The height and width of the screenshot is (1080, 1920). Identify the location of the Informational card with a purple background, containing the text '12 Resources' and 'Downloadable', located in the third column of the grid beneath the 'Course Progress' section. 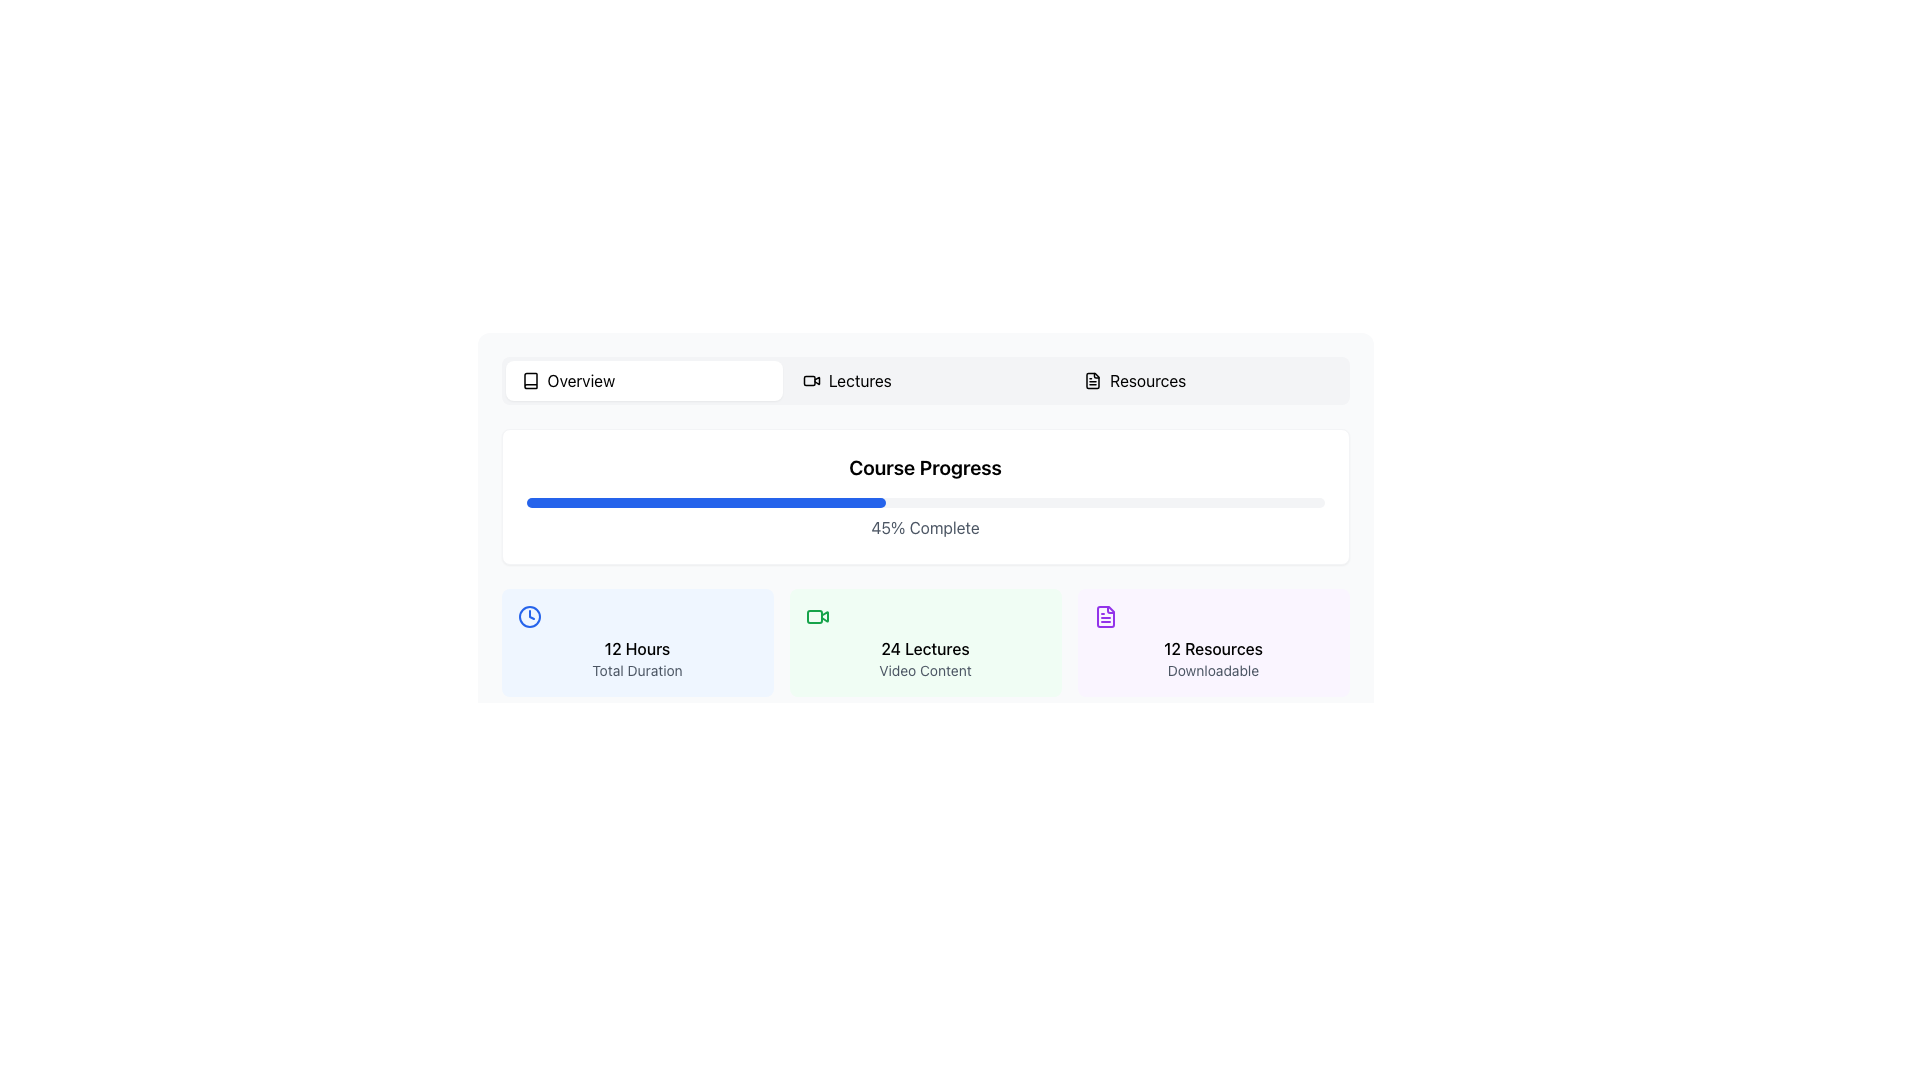
(1212, 643).